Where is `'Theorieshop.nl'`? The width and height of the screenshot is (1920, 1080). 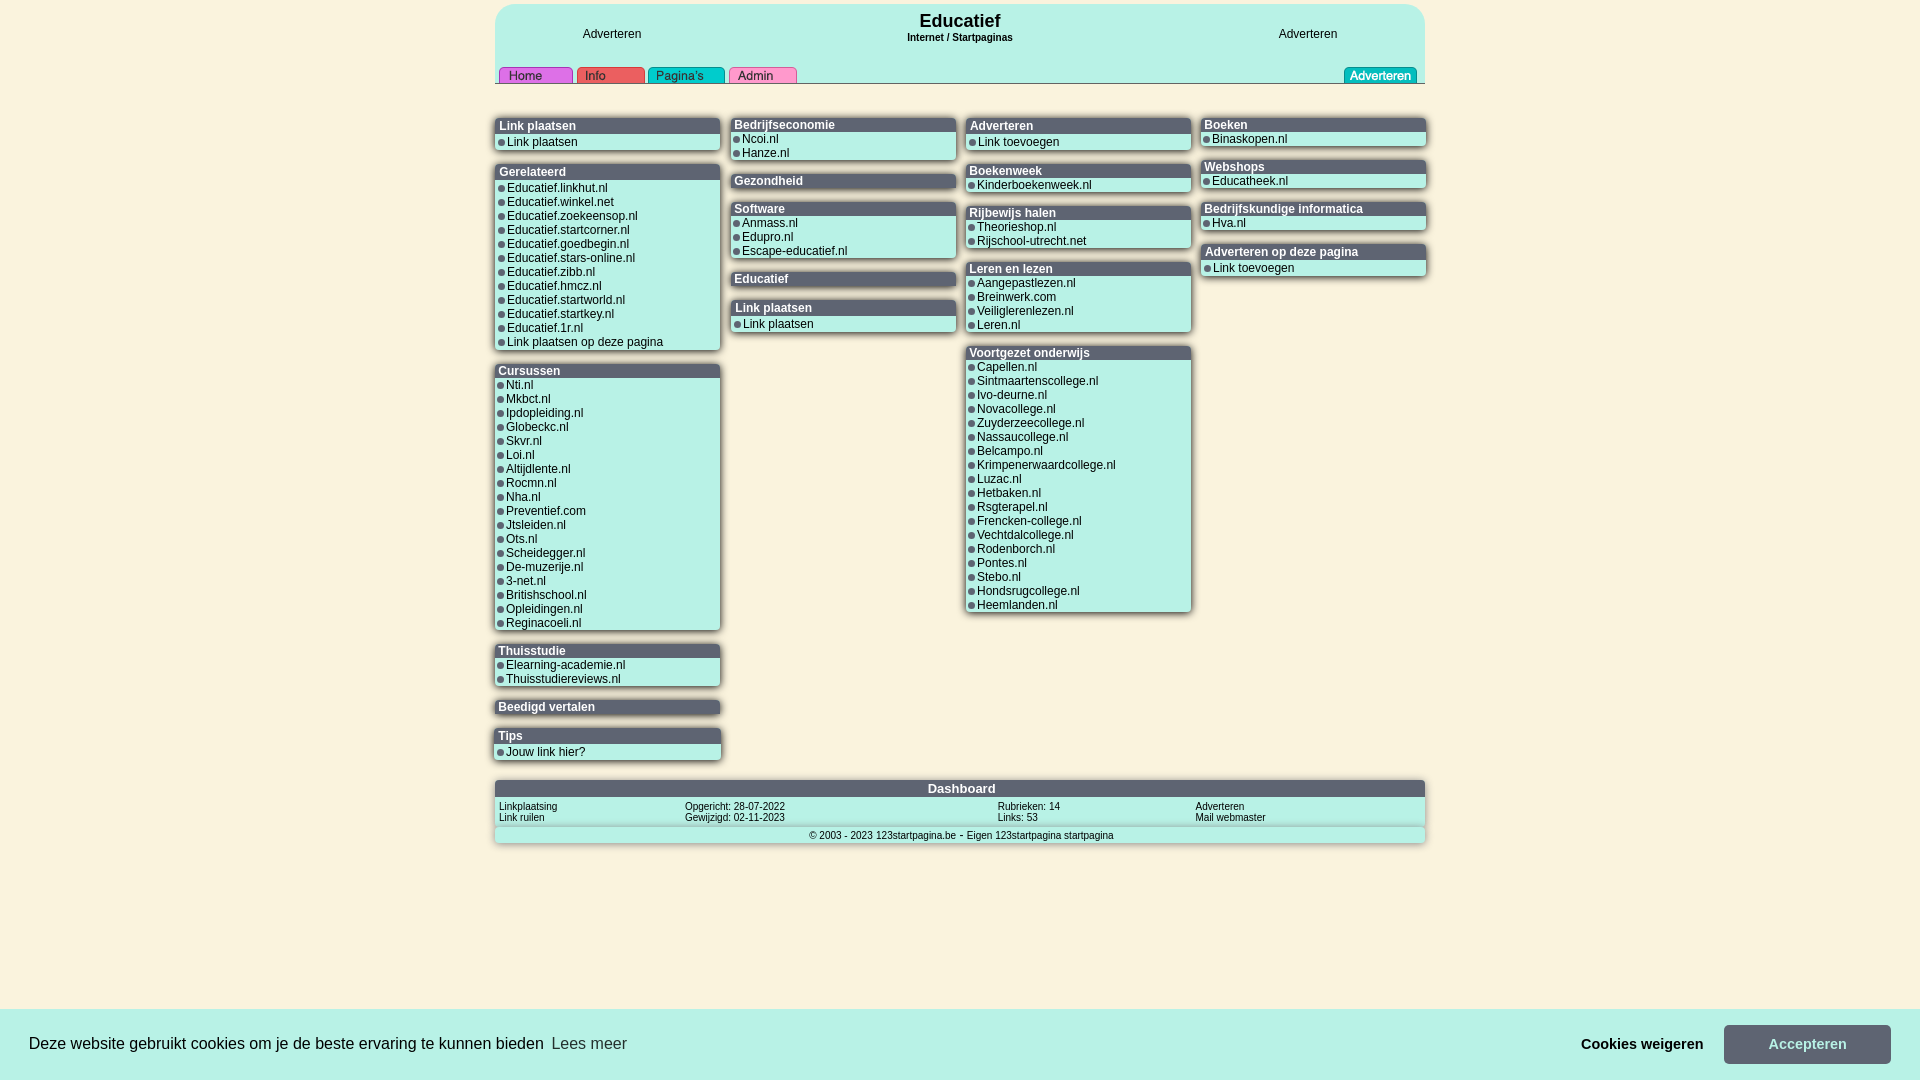 'Theorieshop.nl' is located at coordinates (1016, 226).